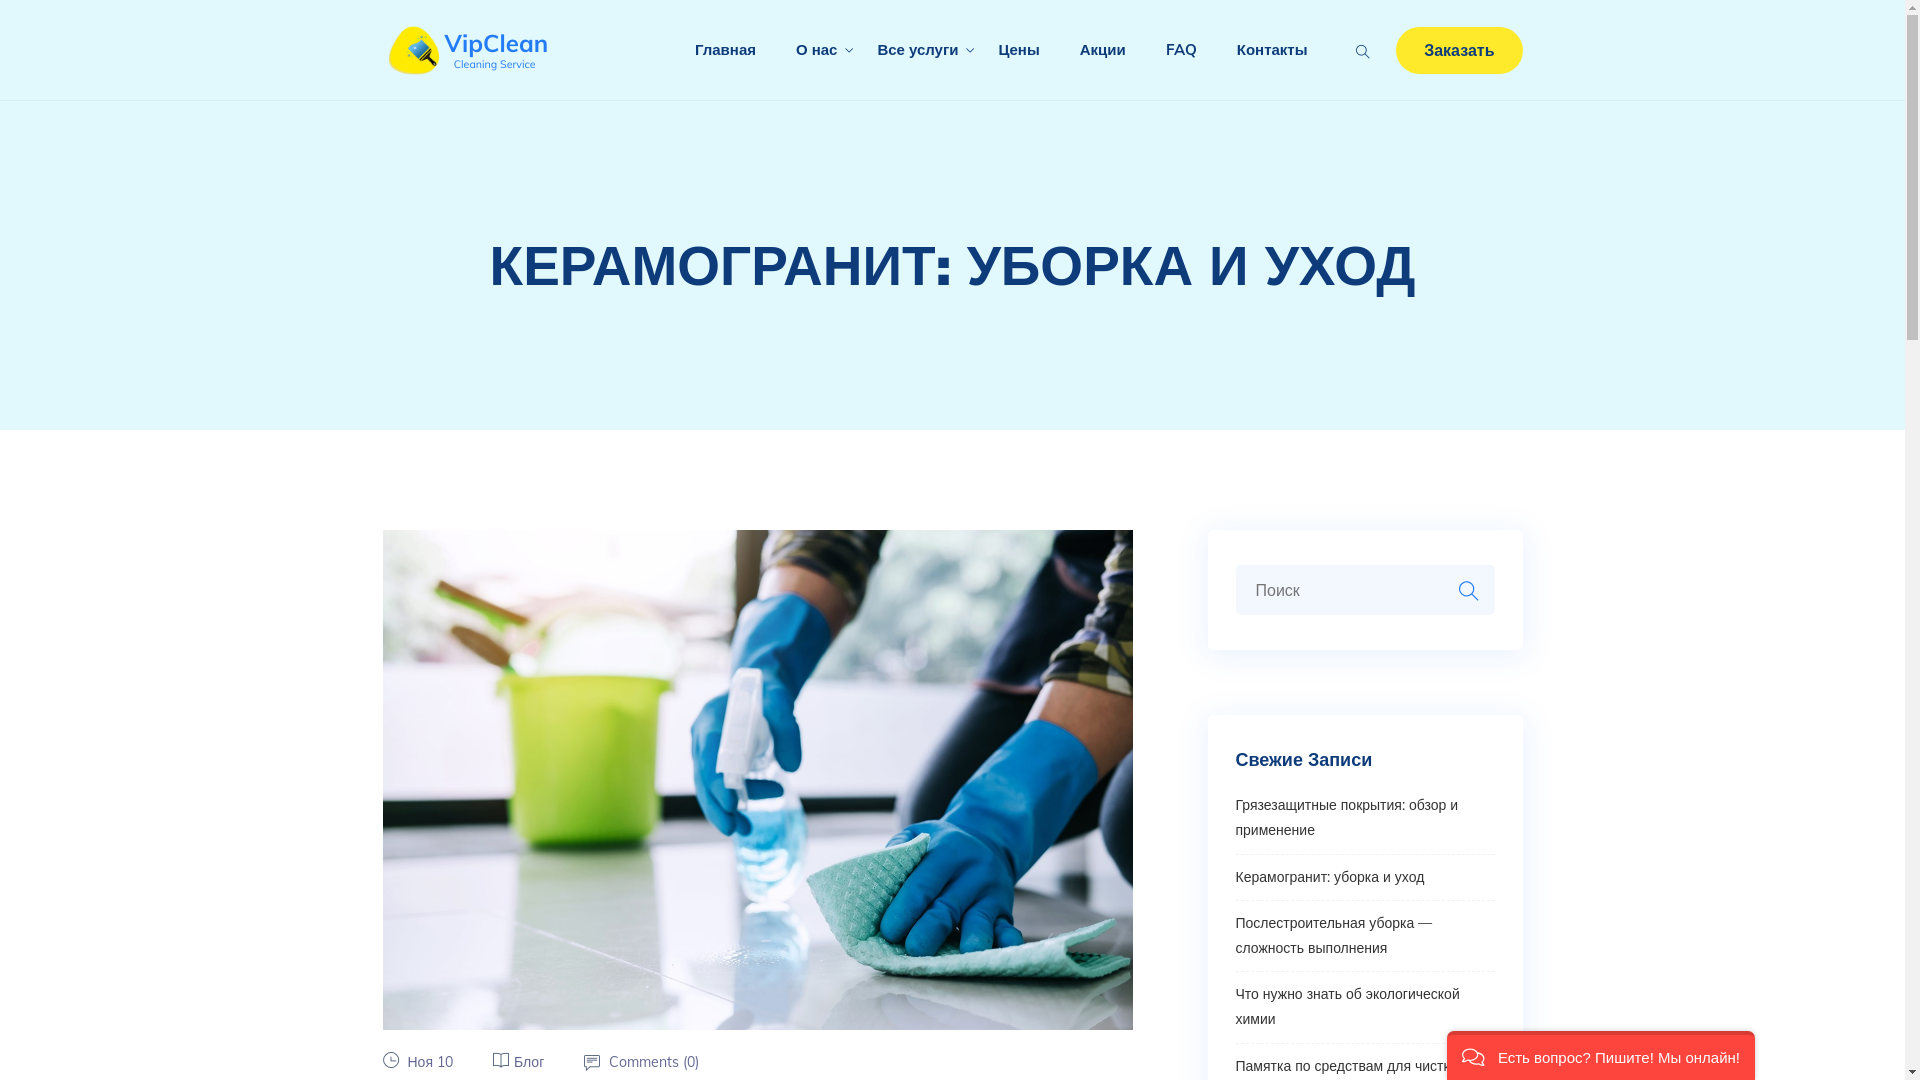 Image resolution: width=1920 pixels, height=1080 pixels. What do you see at coordinates (1181, 49) in the screenshot?
I see `'FAQ'` at bounding box center [1181, 49].